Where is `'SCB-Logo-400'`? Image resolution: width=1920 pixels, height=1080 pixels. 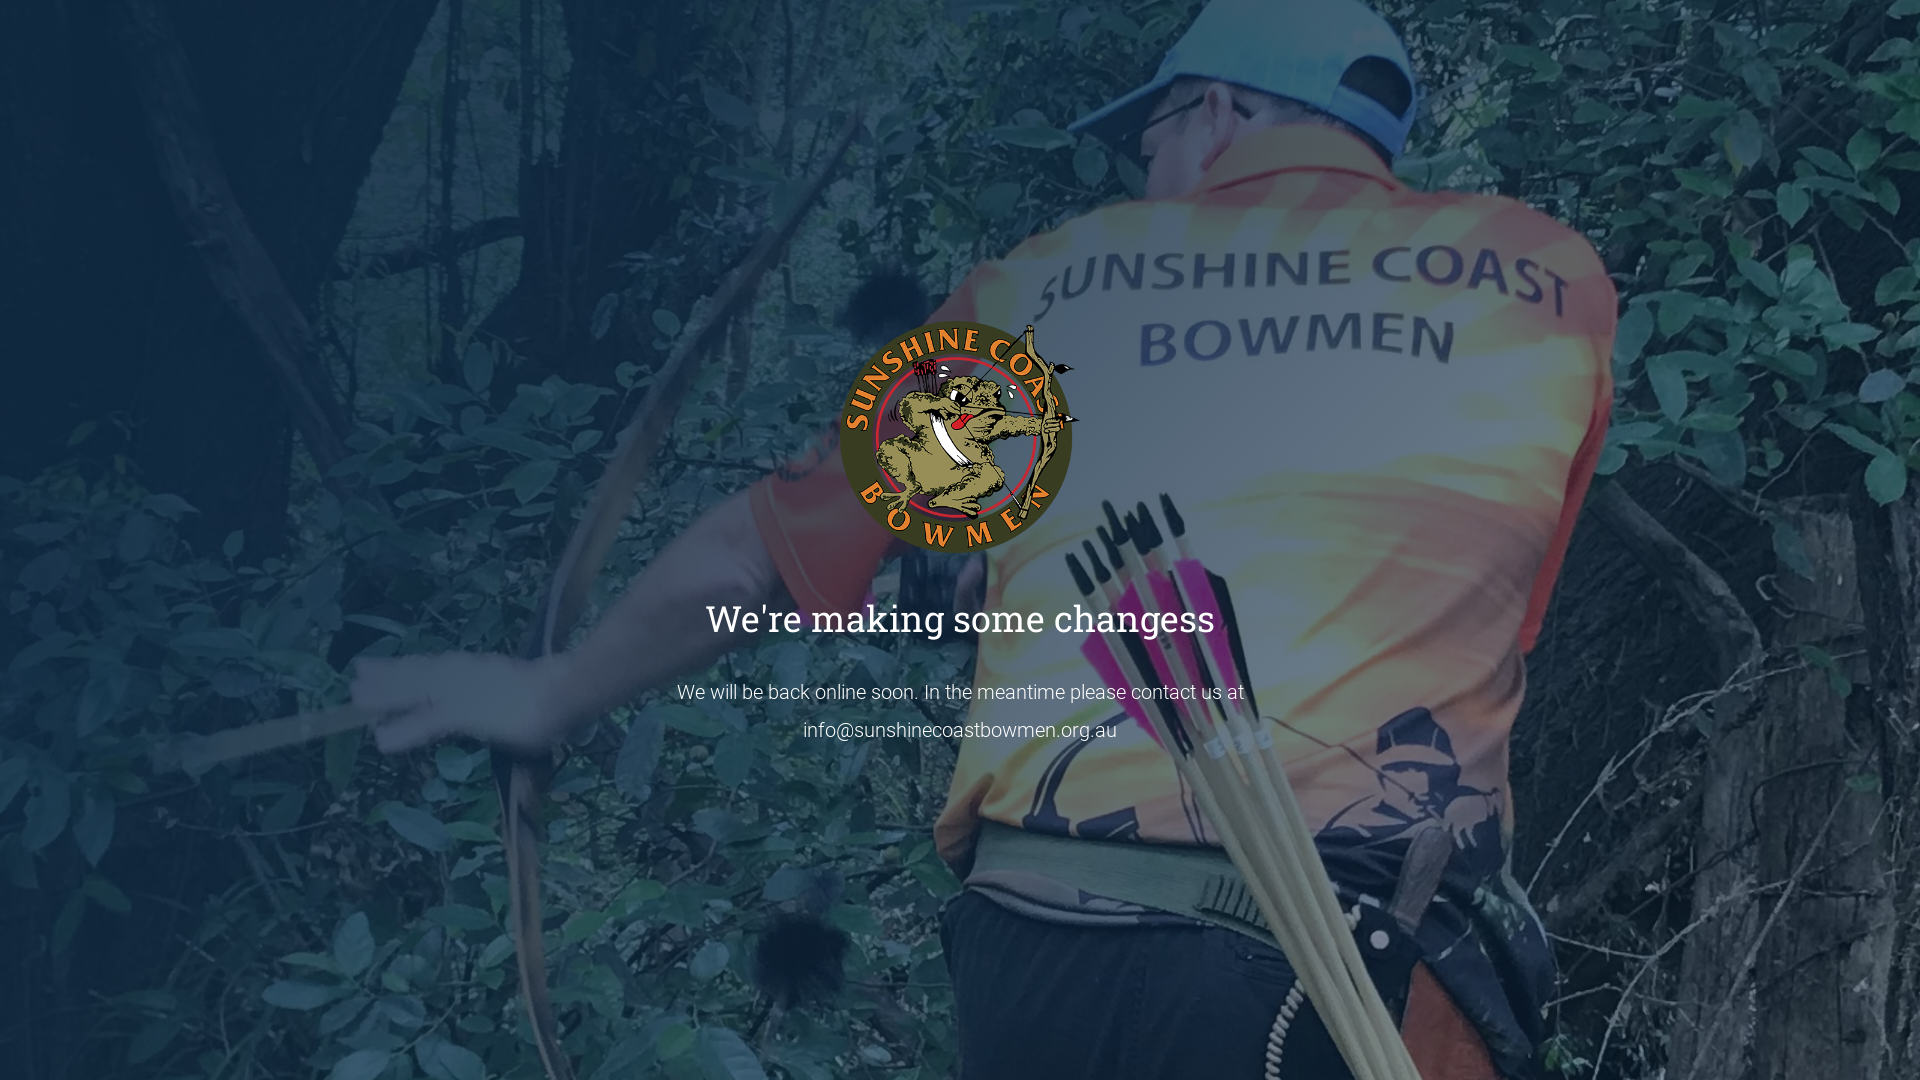 'SCB-Logo-400' is located at coordinates (960, 435).